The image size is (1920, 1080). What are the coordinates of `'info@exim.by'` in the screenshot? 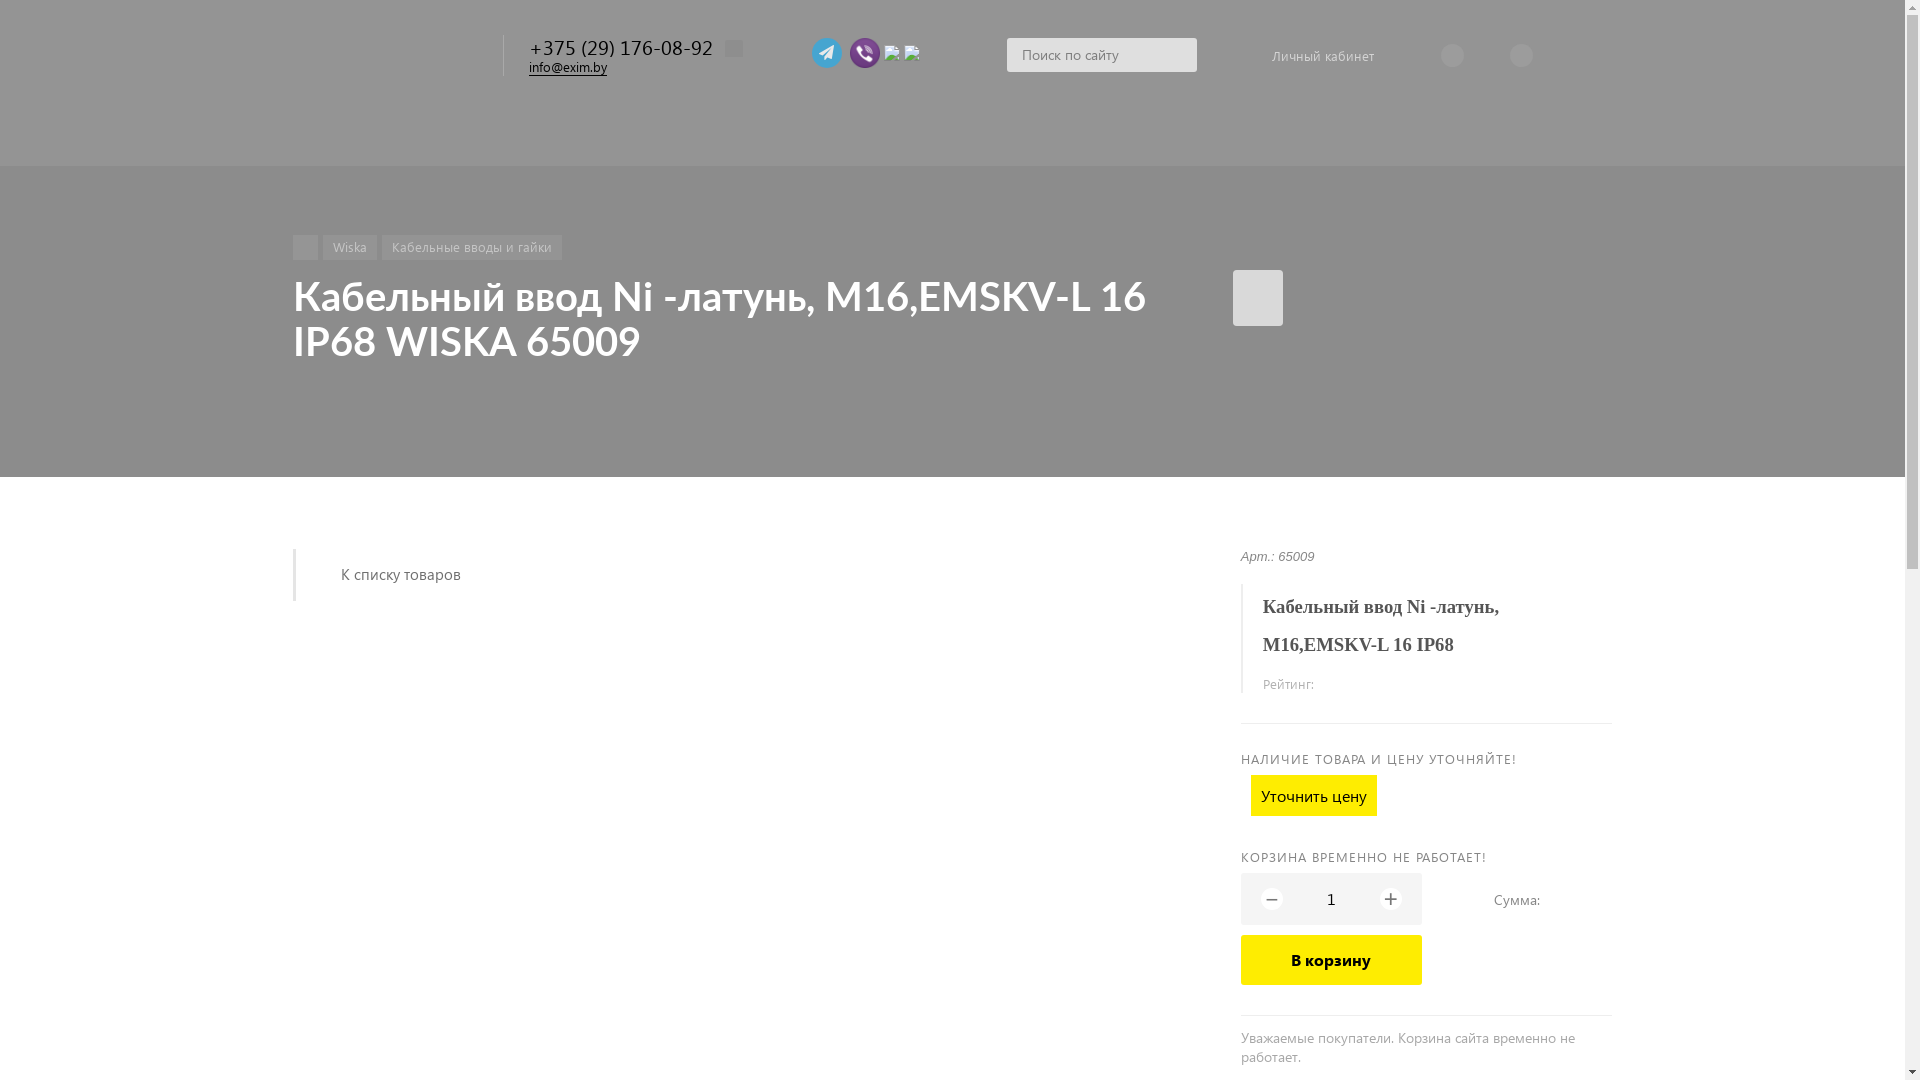 It's located at (565, 65).